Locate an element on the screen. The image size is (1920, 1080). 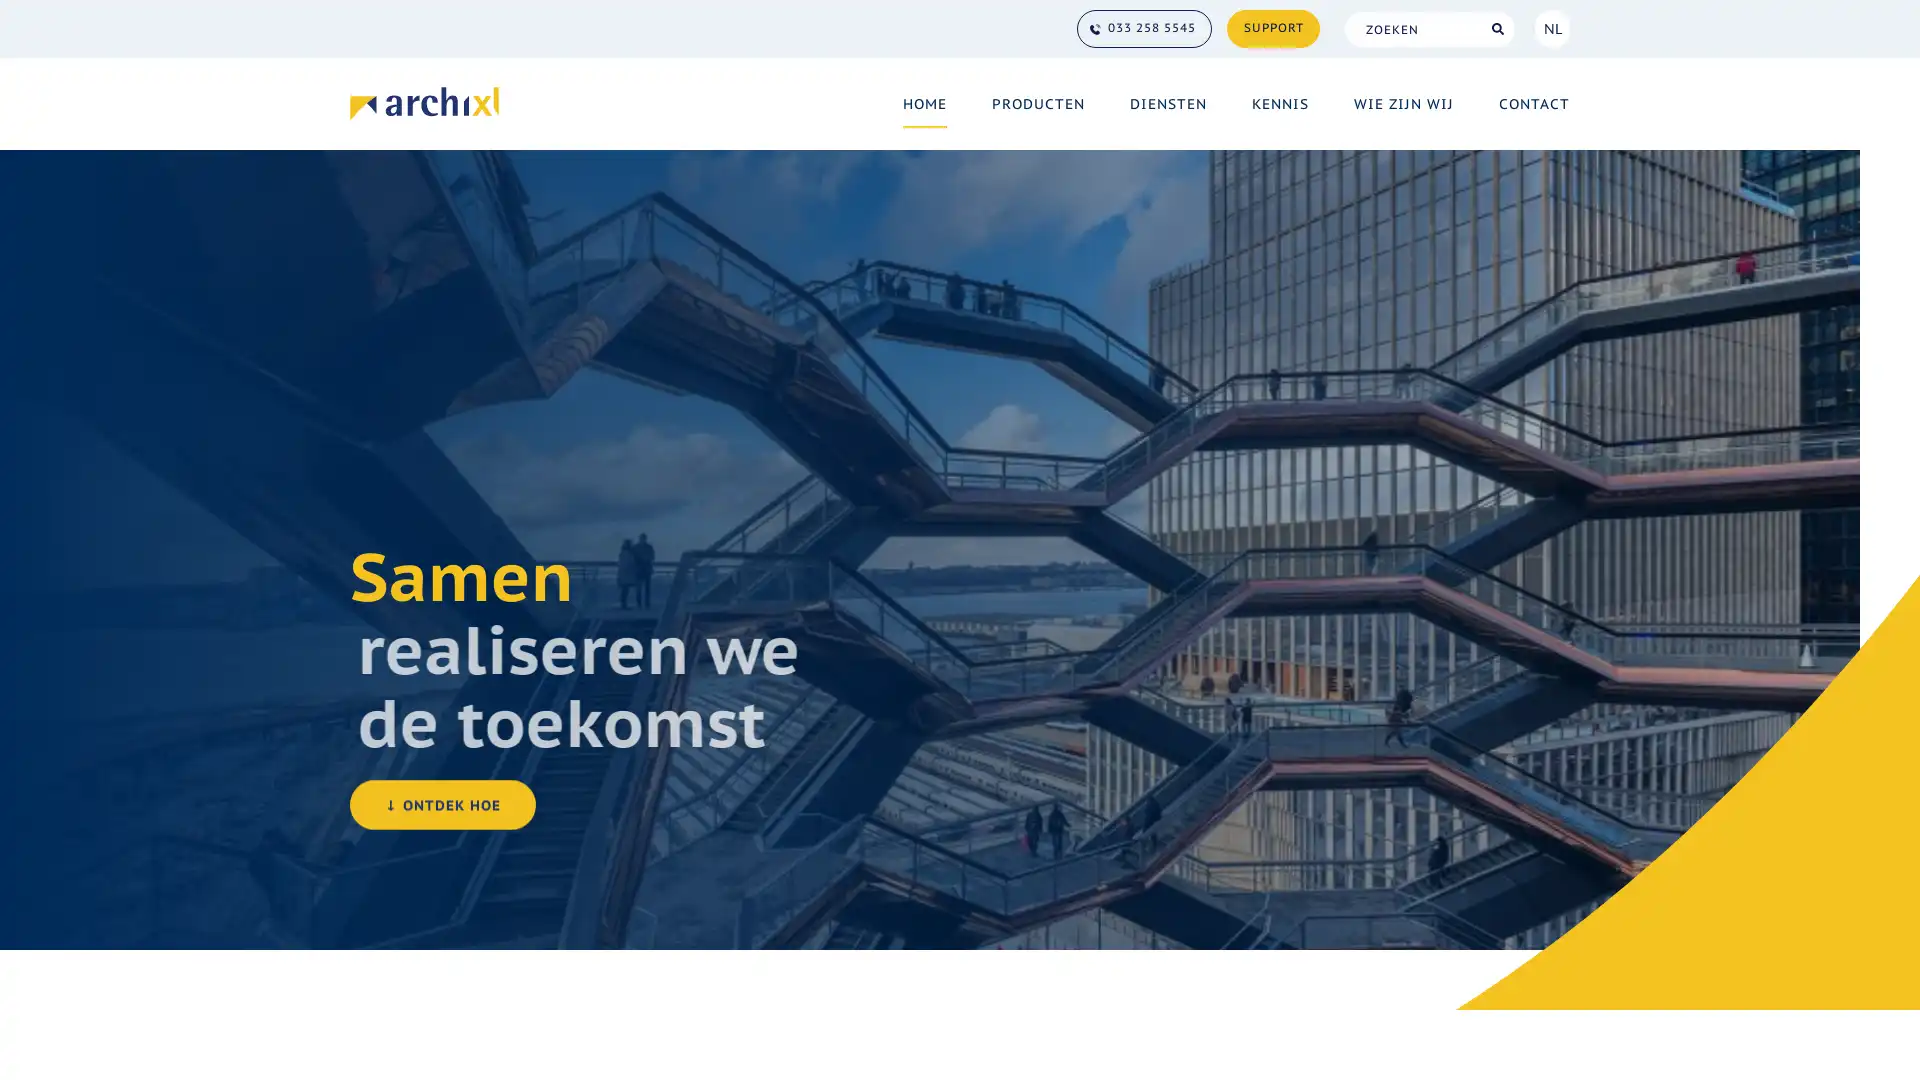
Search is located at coordinates (1497, 28).